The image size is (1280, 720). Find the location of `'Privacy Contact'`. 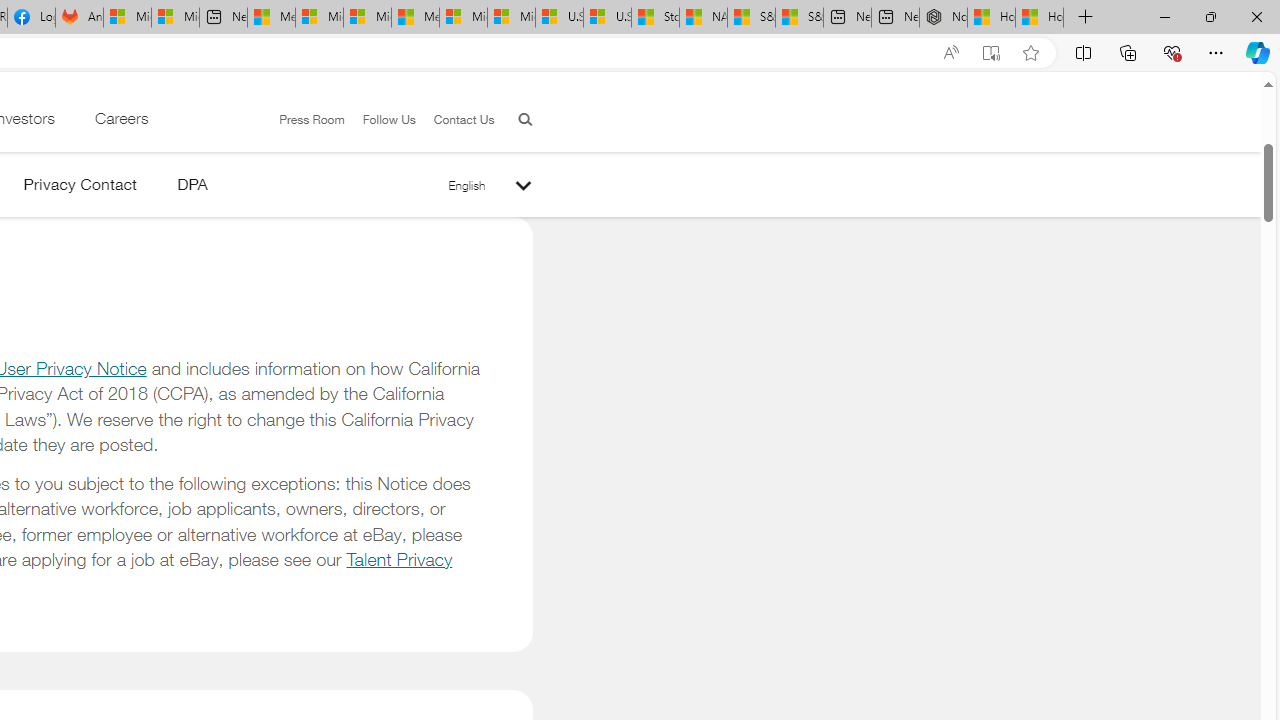

'Privacy Contact' is located at coordinates (80, 188).